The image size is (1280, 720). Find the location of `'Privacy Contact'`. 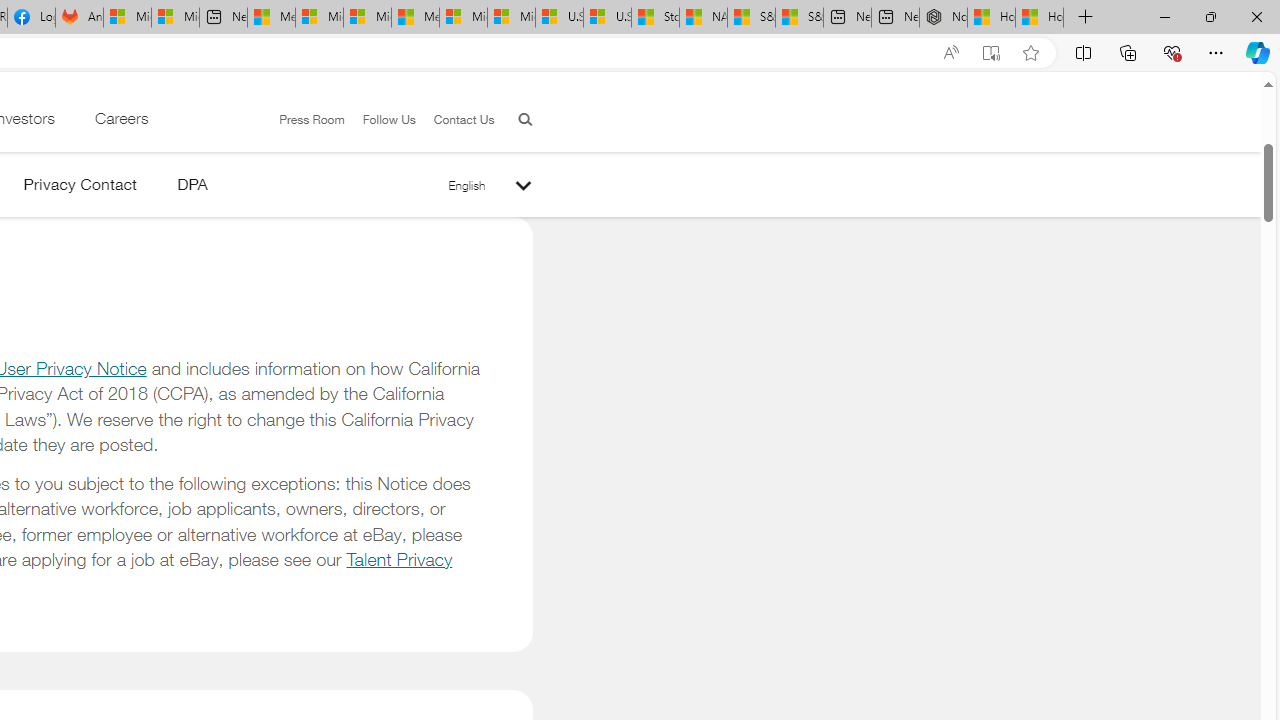

'Privacy Contact' is located at coordinates (80, 188).